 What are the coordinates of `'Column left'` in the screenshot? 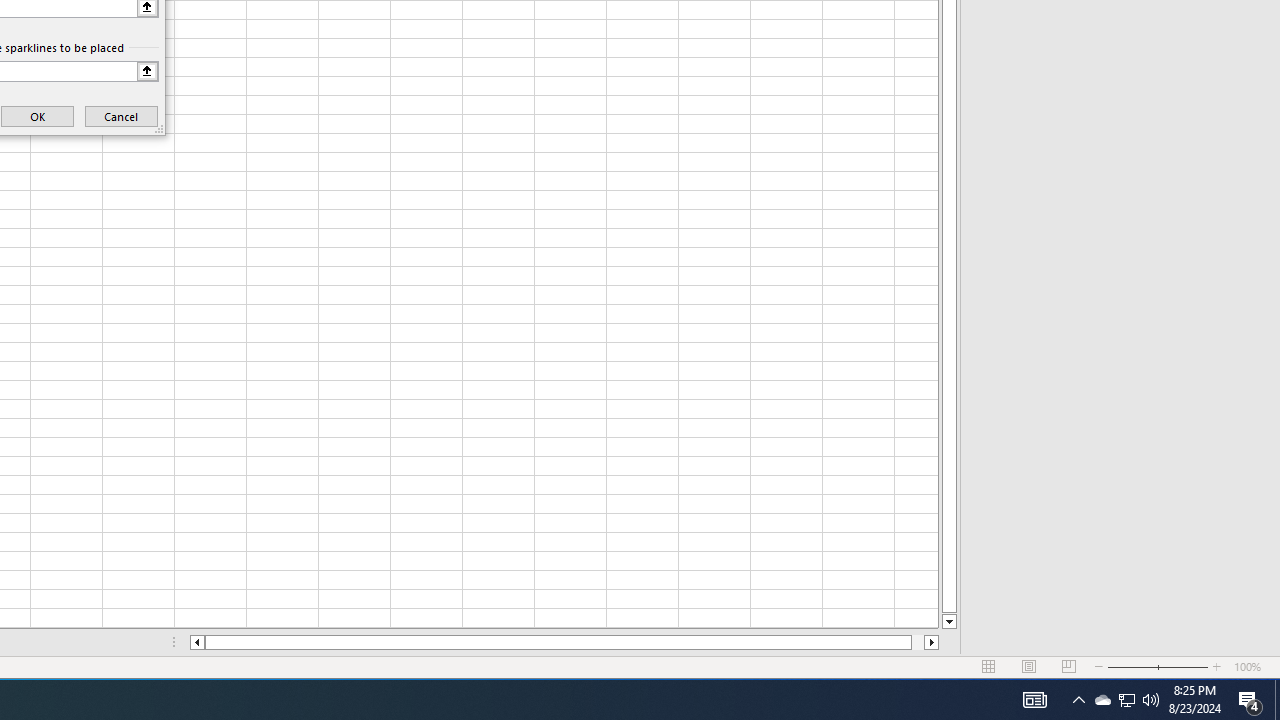 It's located at (196, 642).